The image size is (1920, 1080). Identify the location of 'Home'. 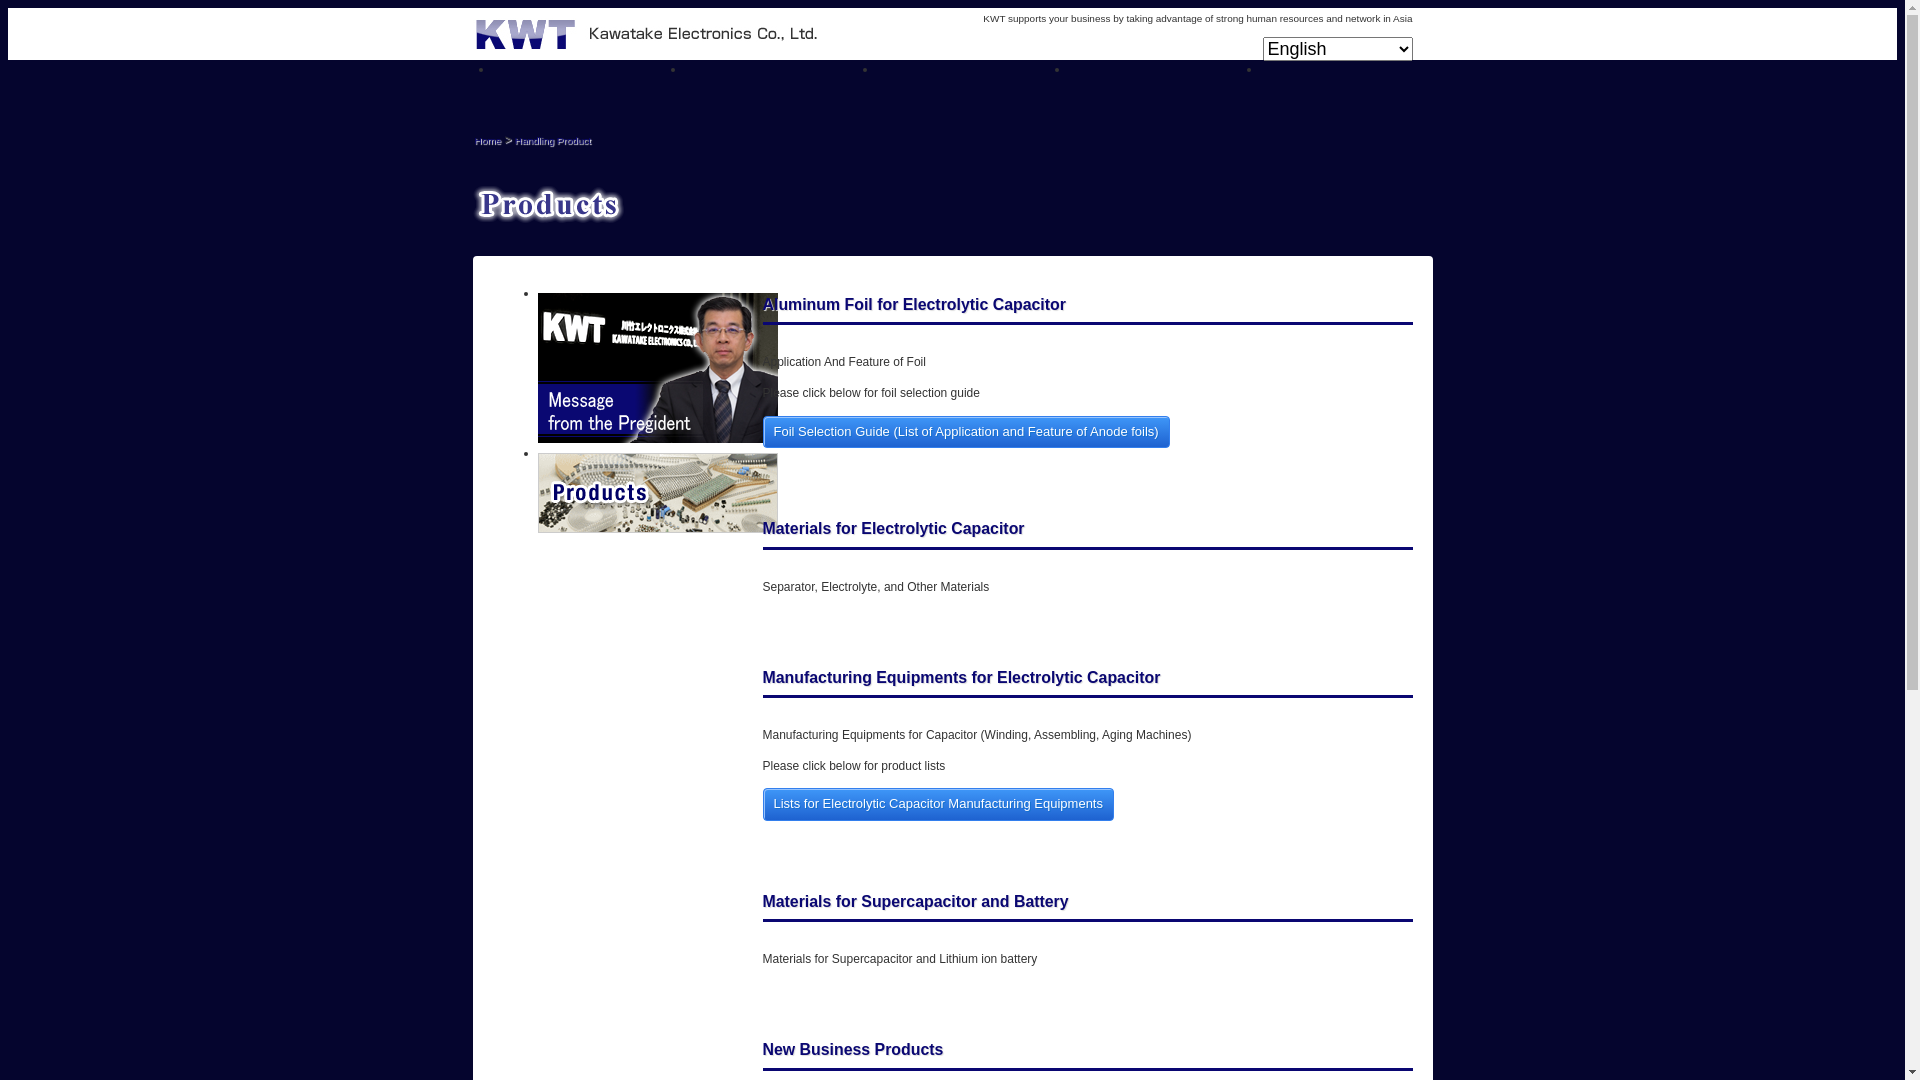
(487, 139).